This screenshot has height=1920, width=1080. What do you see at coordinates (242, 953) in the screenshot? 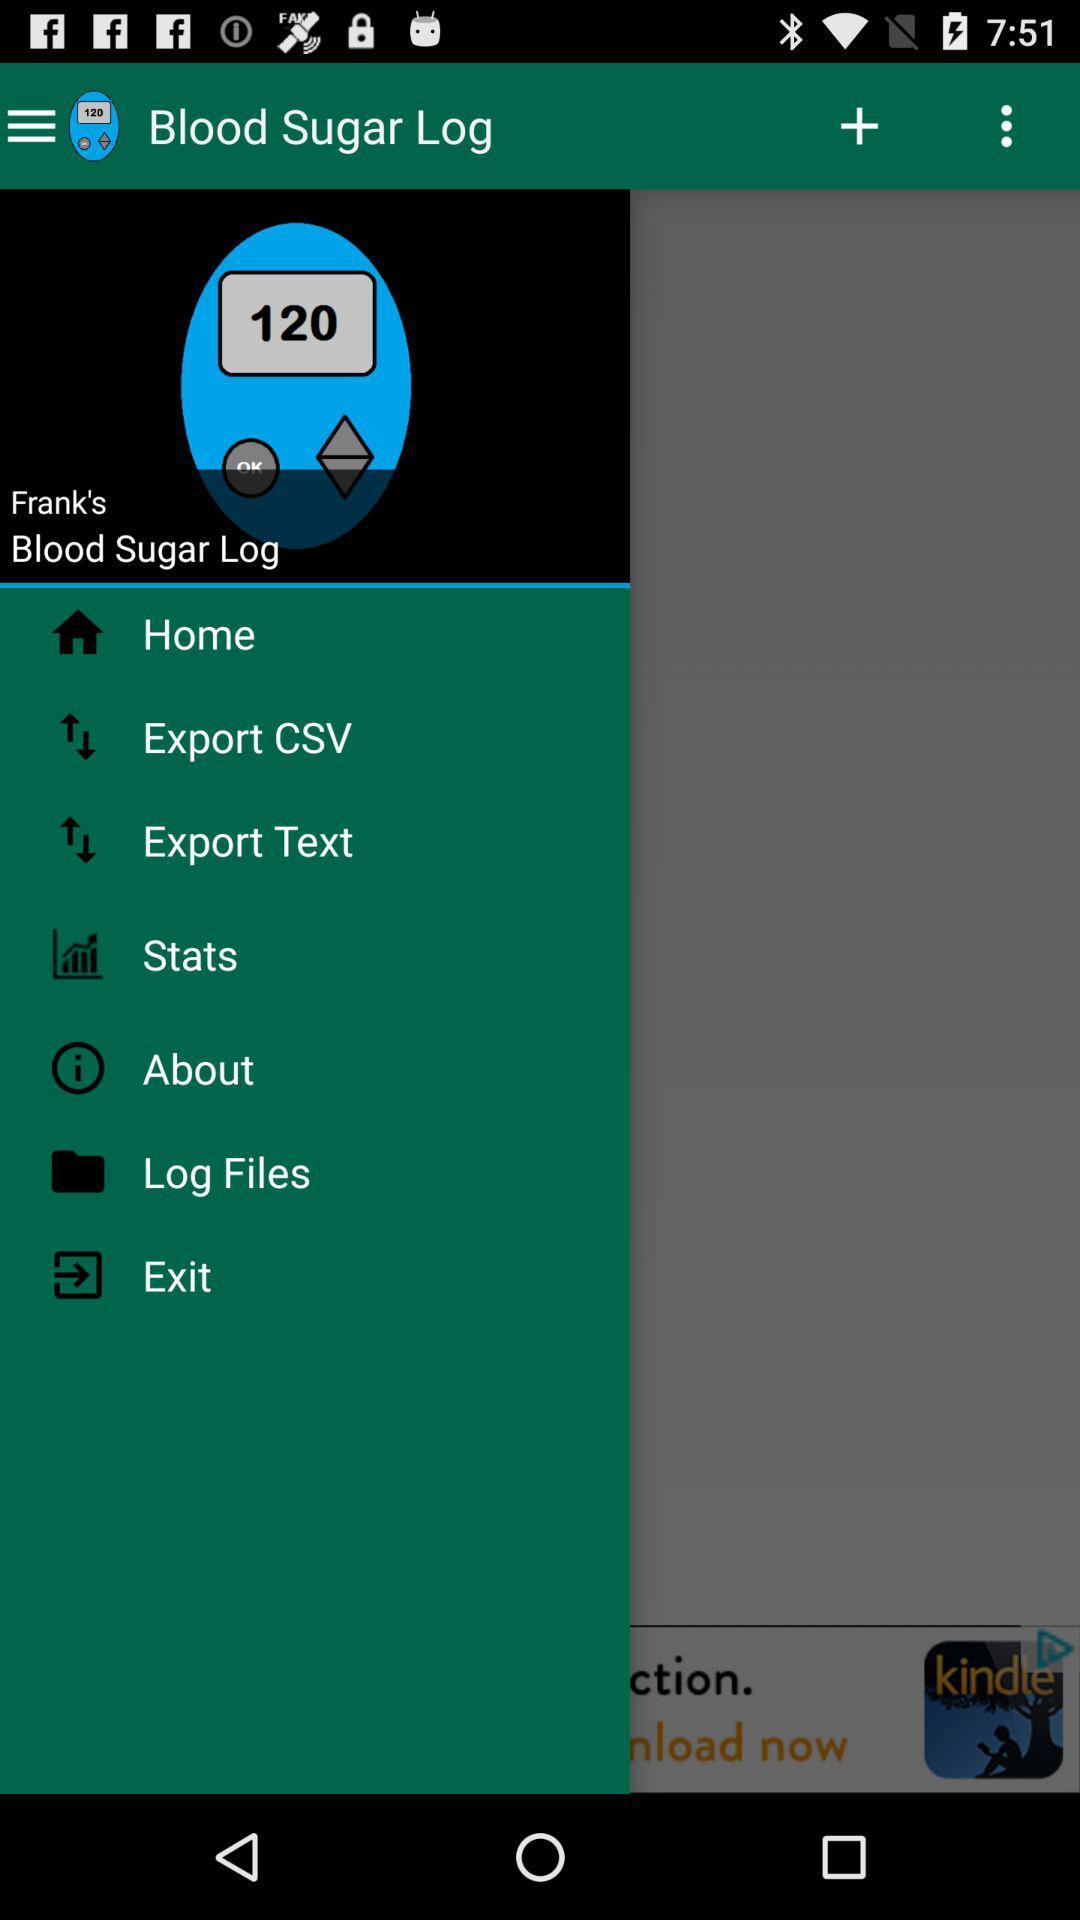
I see `the stats item` at bounding box center [242, 953].